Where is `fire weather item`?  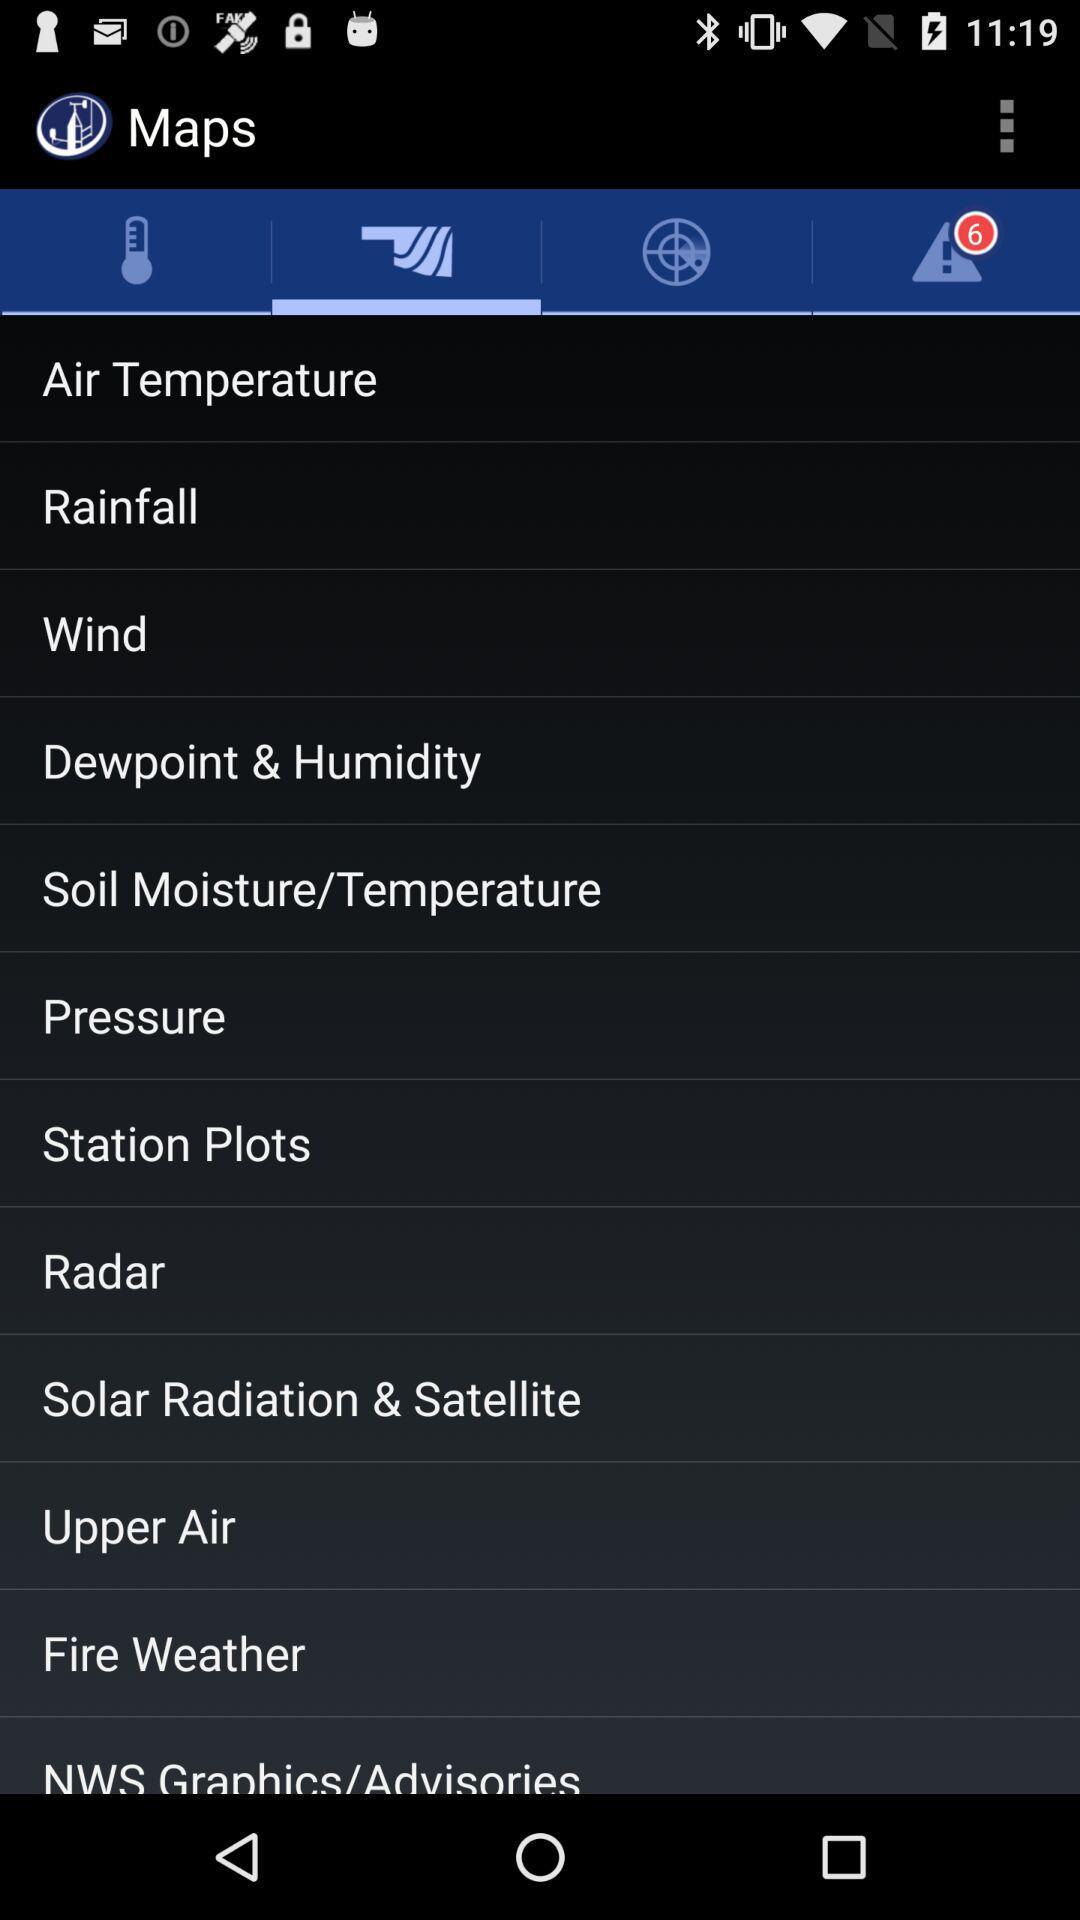 fire weather item is located at coordinates (540, 1652).